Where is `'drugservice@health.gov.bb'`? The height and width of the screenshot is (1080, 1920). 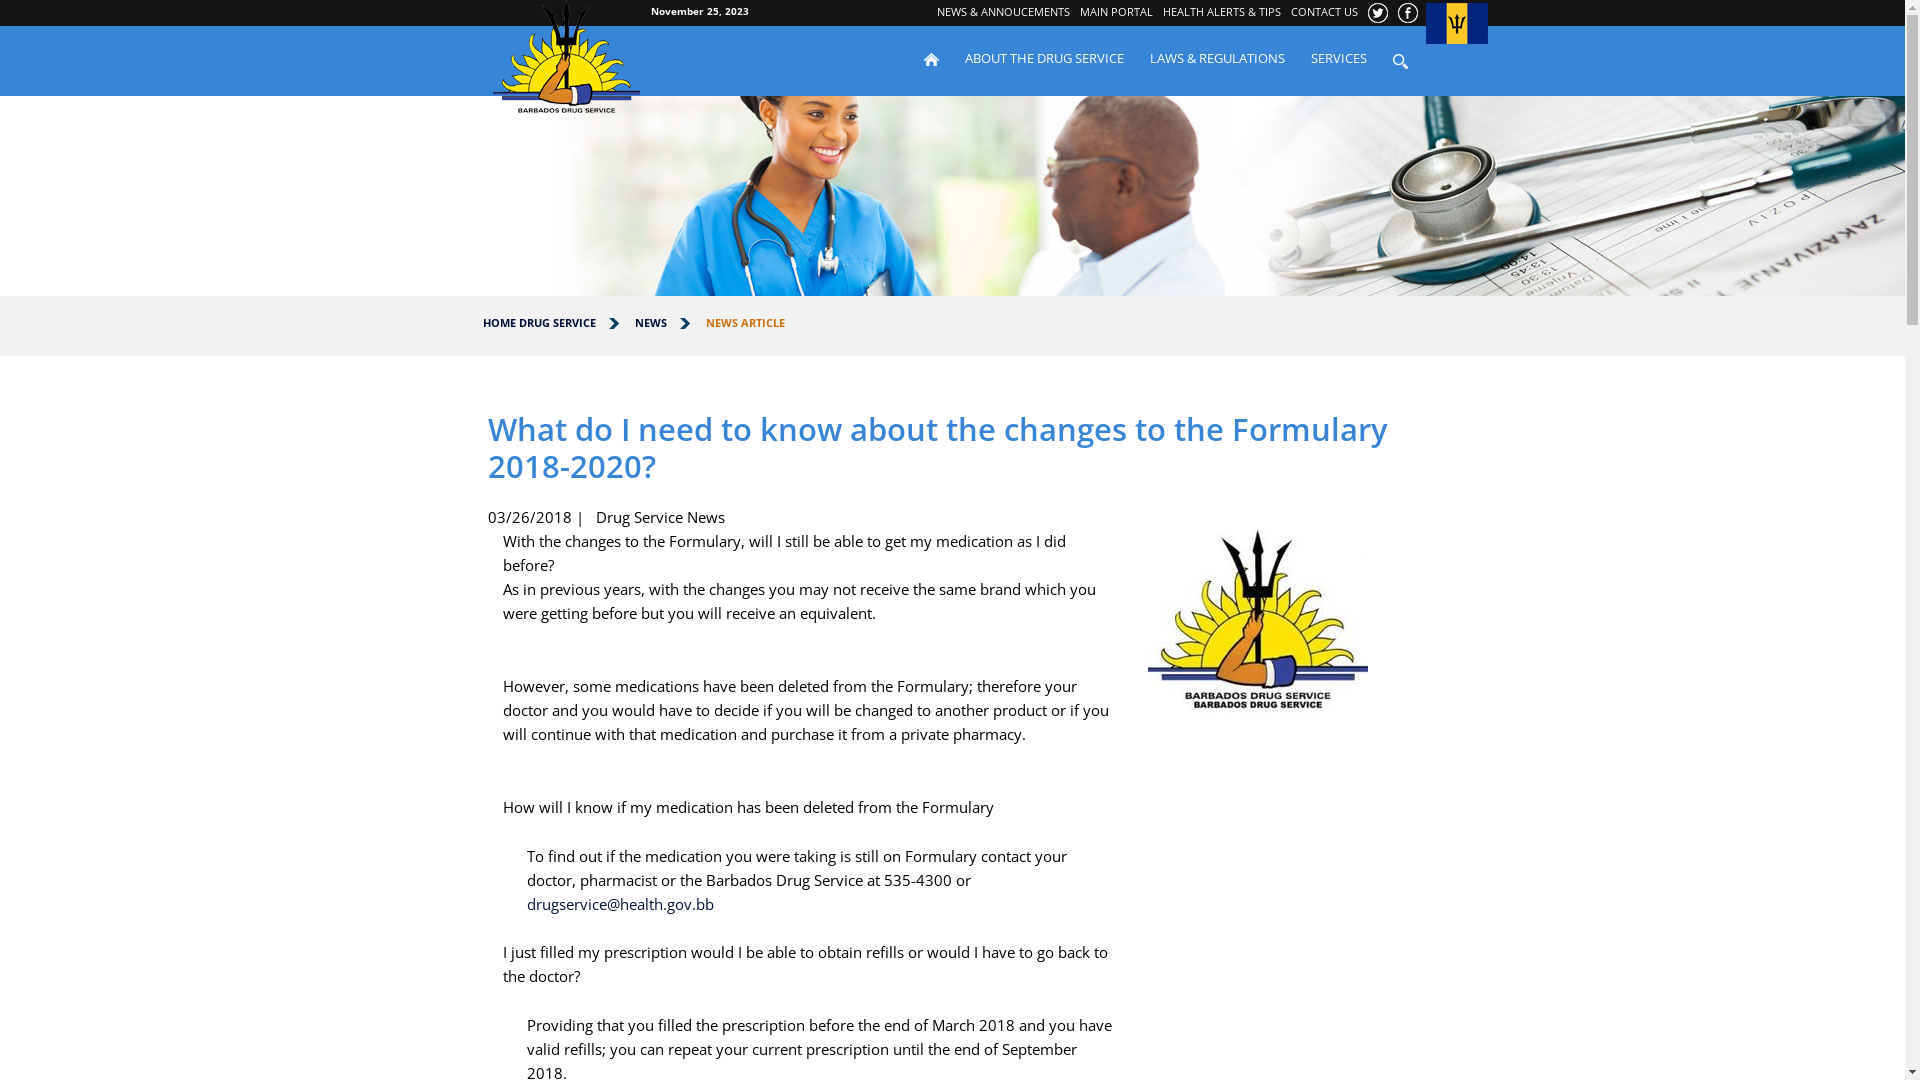
'drugservice@health.gov.bb' is located at coordinates (618, 903).